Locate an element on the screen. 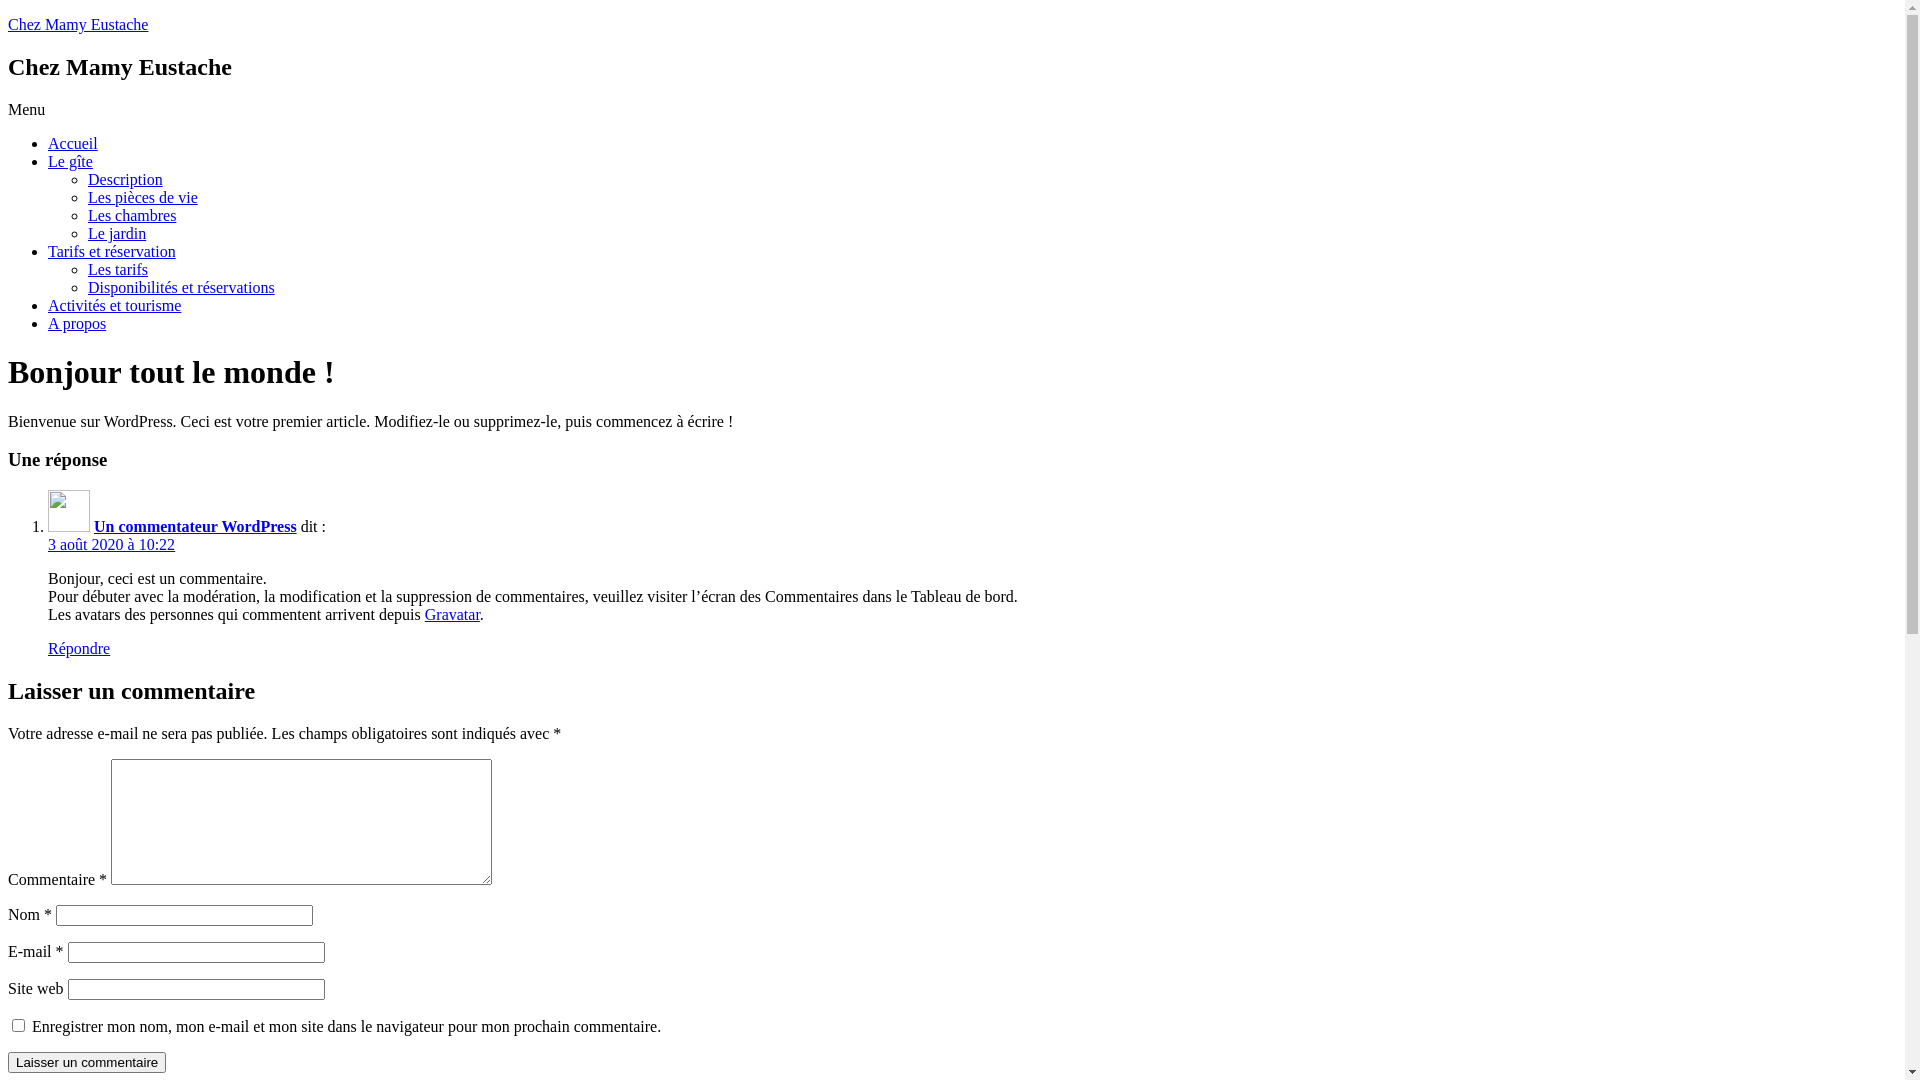 This screenshot has height=1080, width=1920. 'Description' is located at coordinates (86, 178).